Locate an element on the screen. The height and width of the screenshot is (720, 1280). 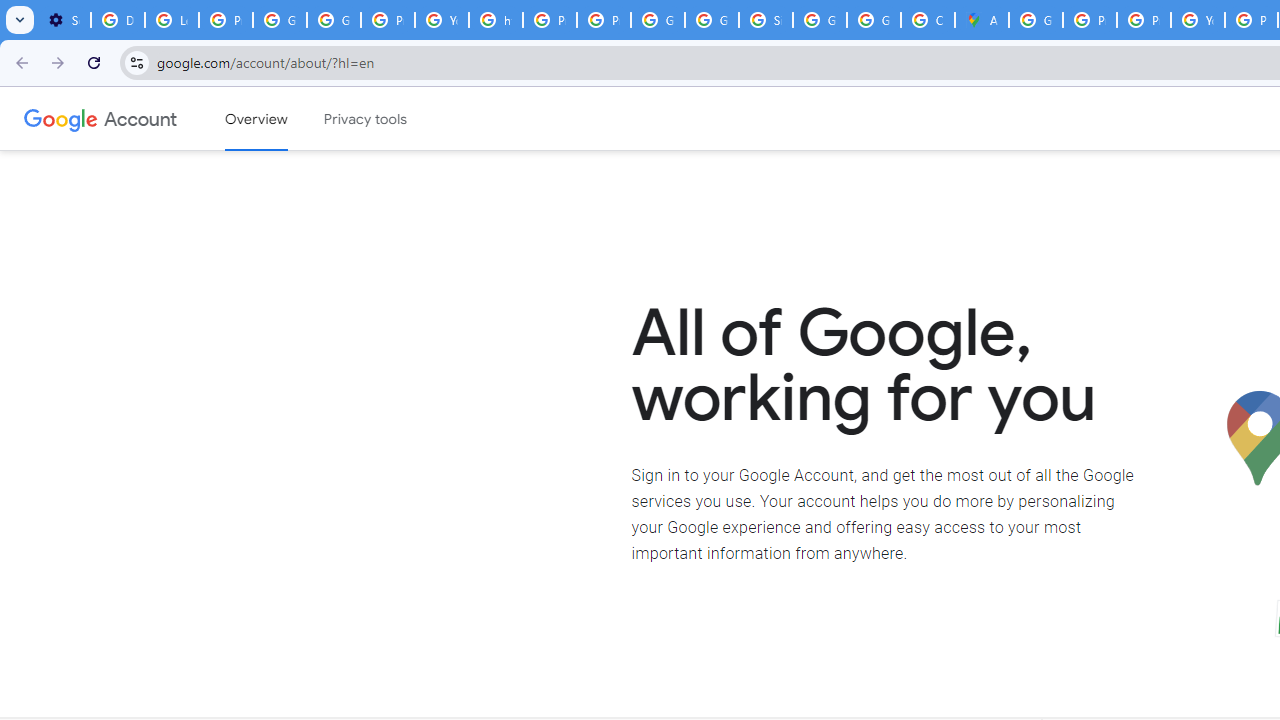
'https://scholar.google.com/' is located at coordinates (496, 20).